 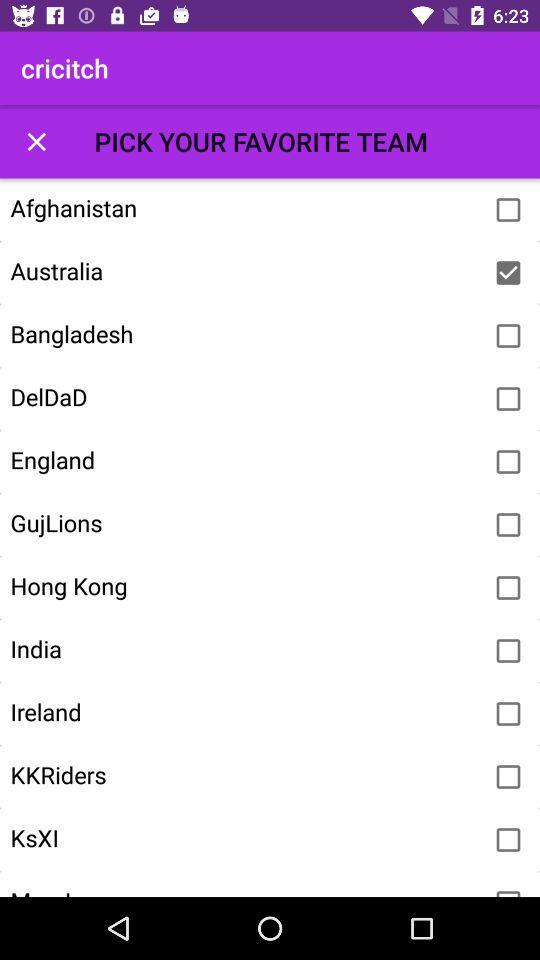 What do you see at coordinates (508, 714) in the screenshot?
I see `check` at bounding box center [508, 714].